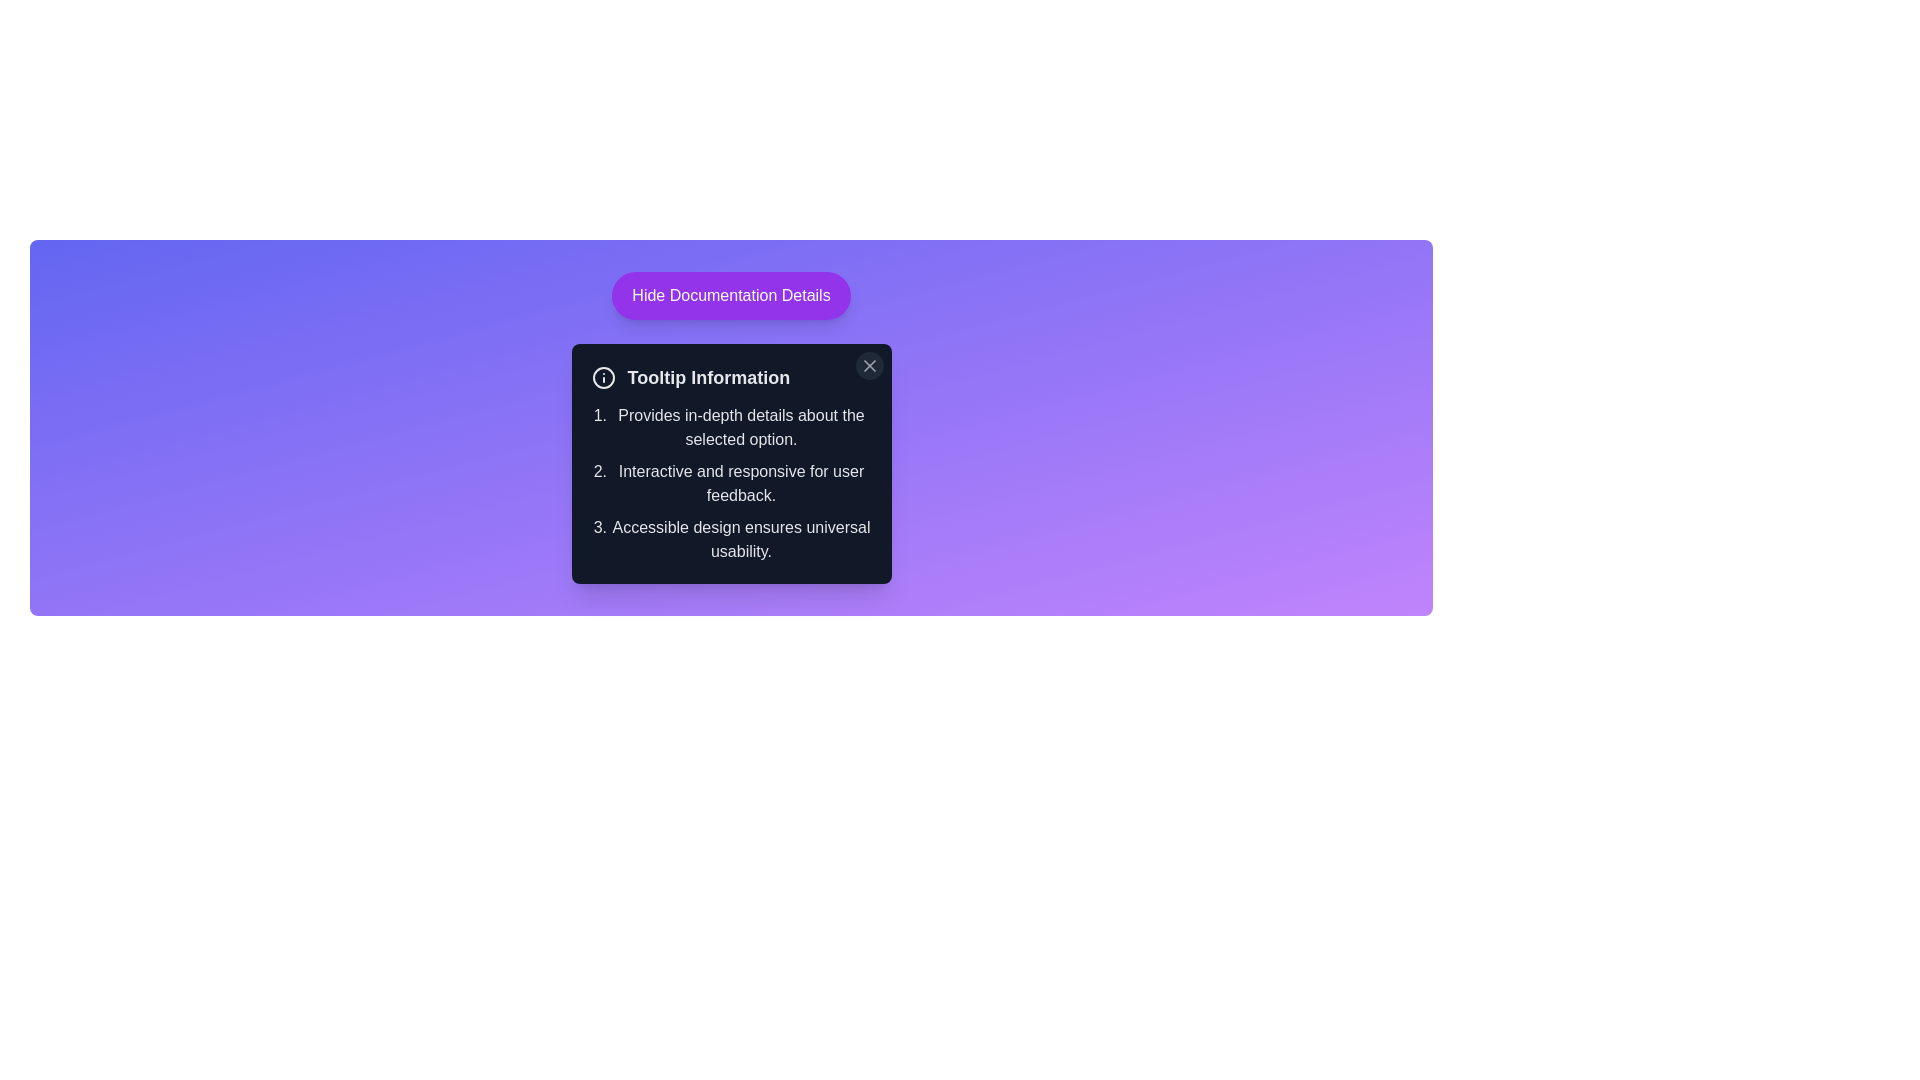 The width and height of the screenshot is (1920, 1080). I want to click on the rounded rectangular button with a violet background and white text labeled 'Hide Documentation Details' to hide the documentation details, so click(730, 296).